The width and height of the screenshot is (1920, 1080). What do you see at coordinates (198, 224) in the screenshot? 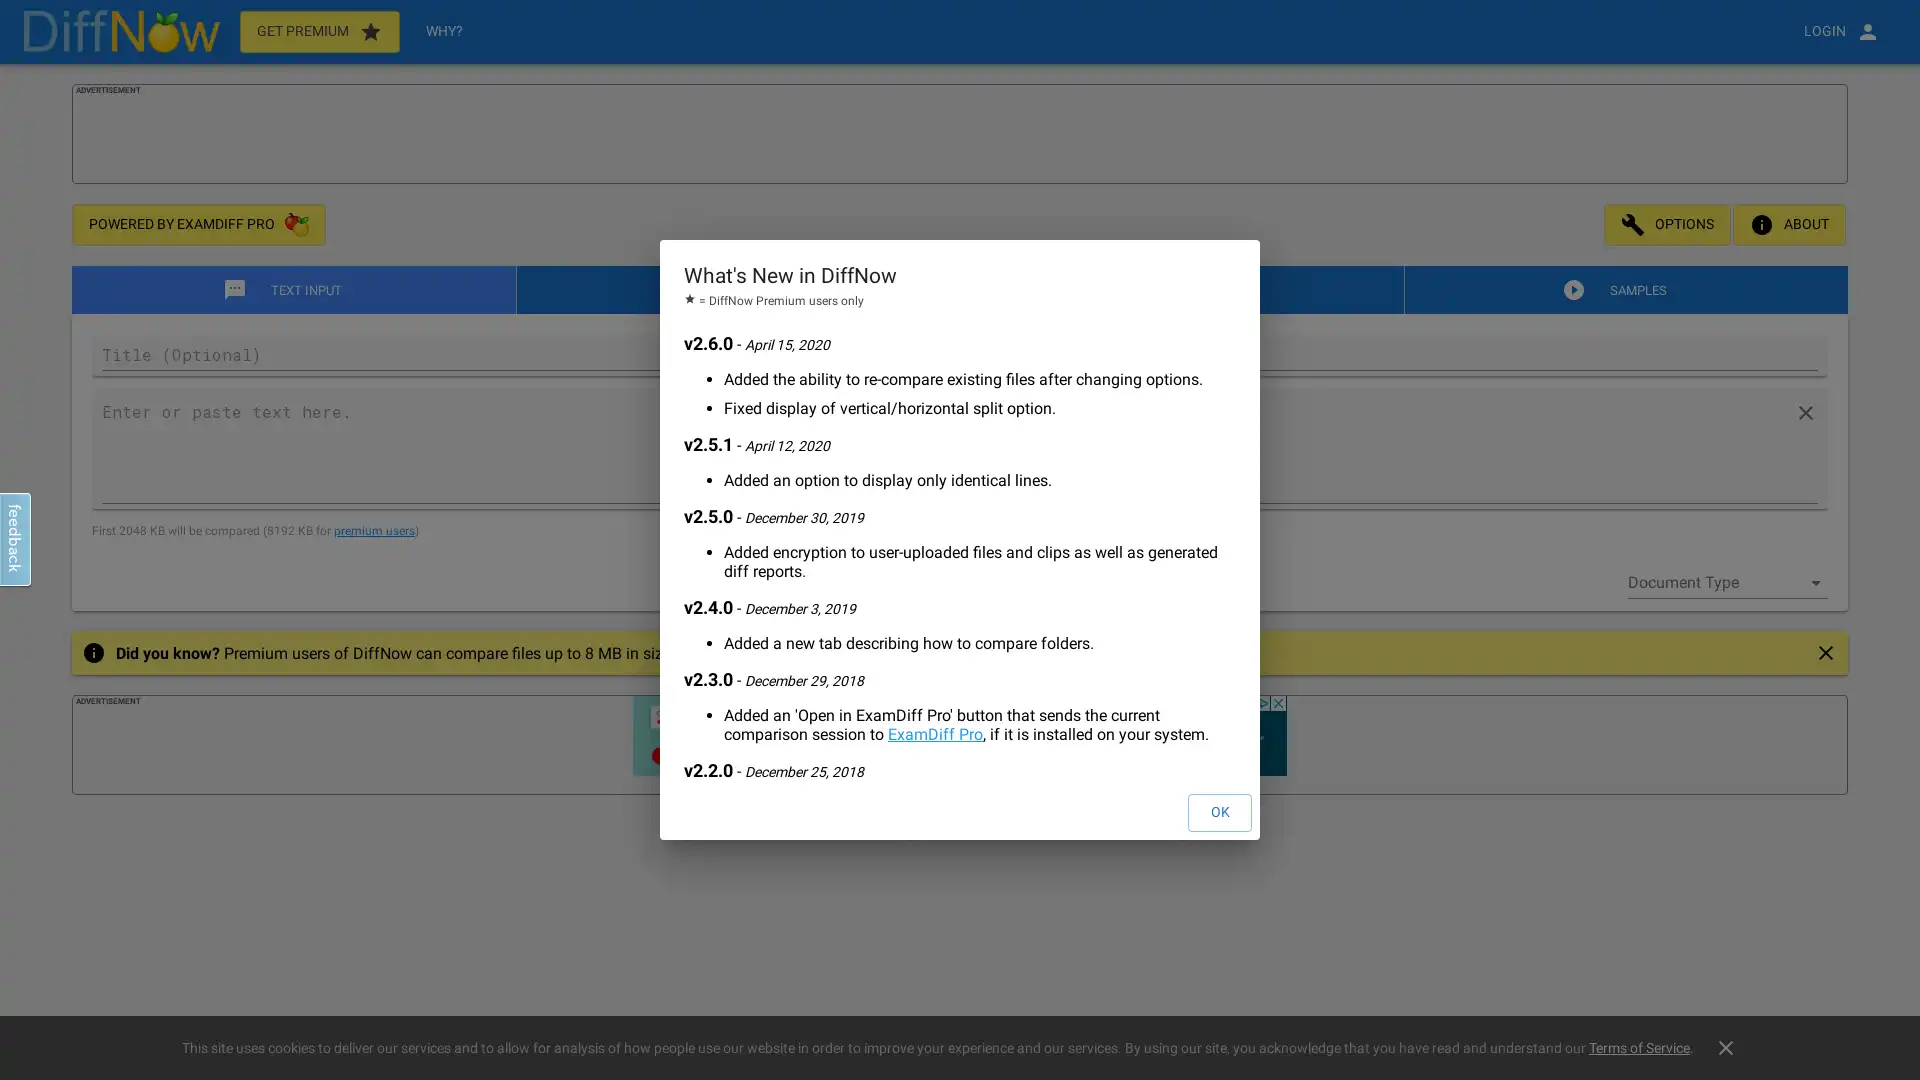
I see `POWERED BY EXAMDIFF PRO ExamDiff Pro` at bounding box center [198, 224].